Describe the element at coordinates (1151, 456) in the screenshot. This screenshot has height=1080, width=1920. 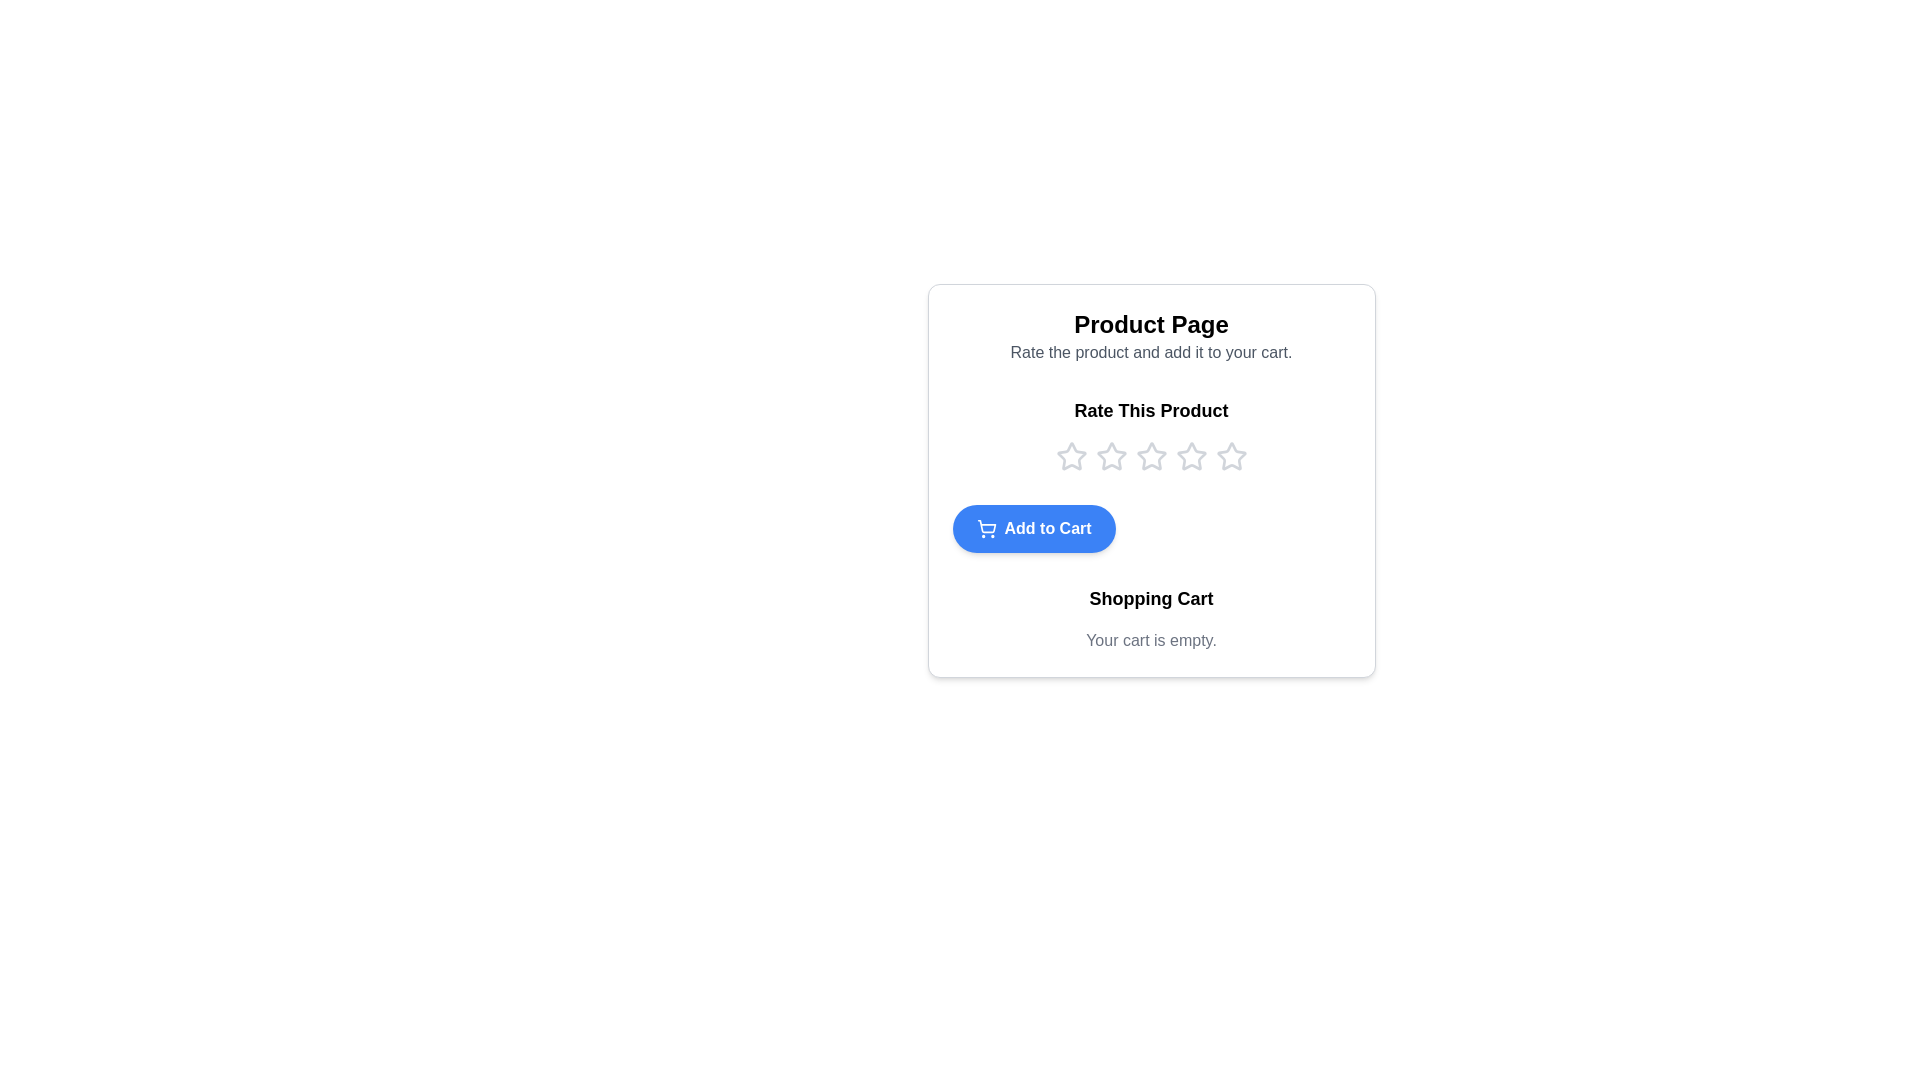
I see `the fourth star icon in the rating section beneath 'Rate This Product'` at that location.